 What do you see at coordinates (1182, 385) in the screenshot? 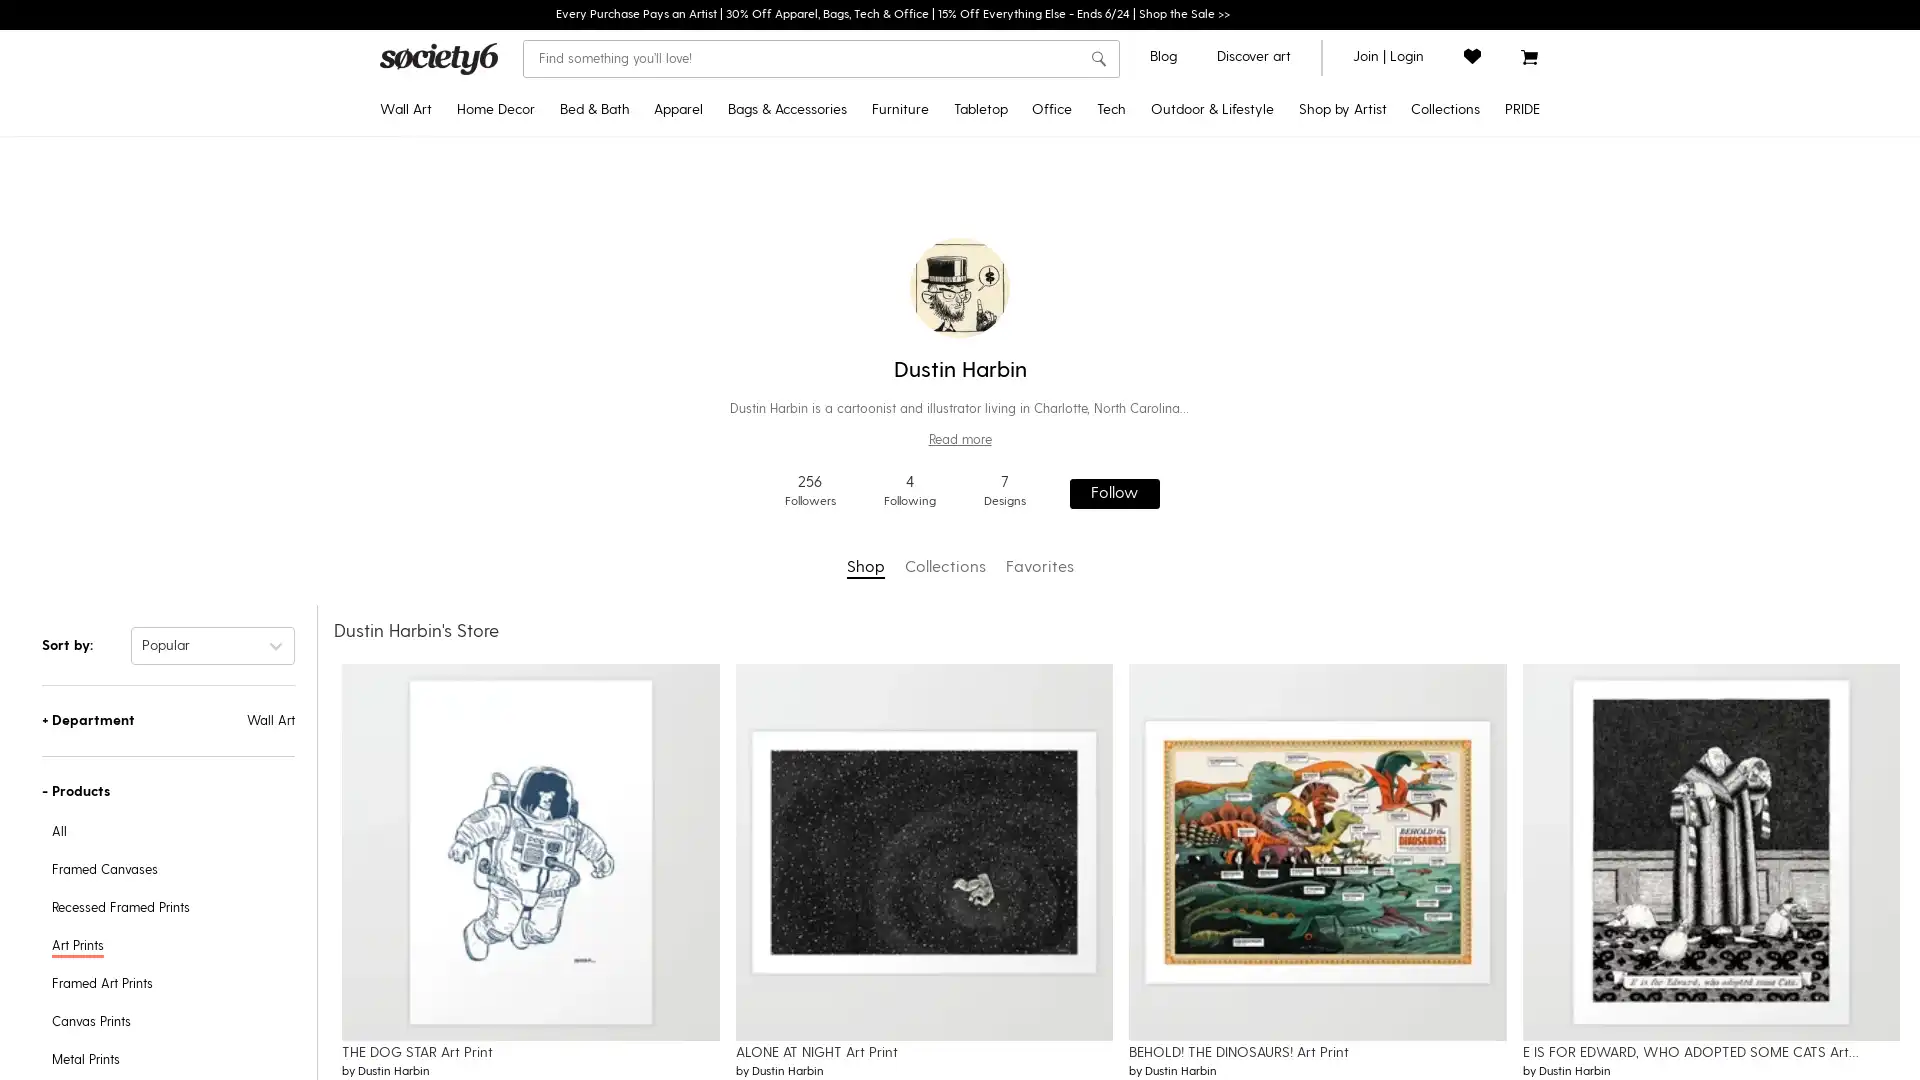
I see `Apple Watch Bands` at bounding box center [1182, 385].